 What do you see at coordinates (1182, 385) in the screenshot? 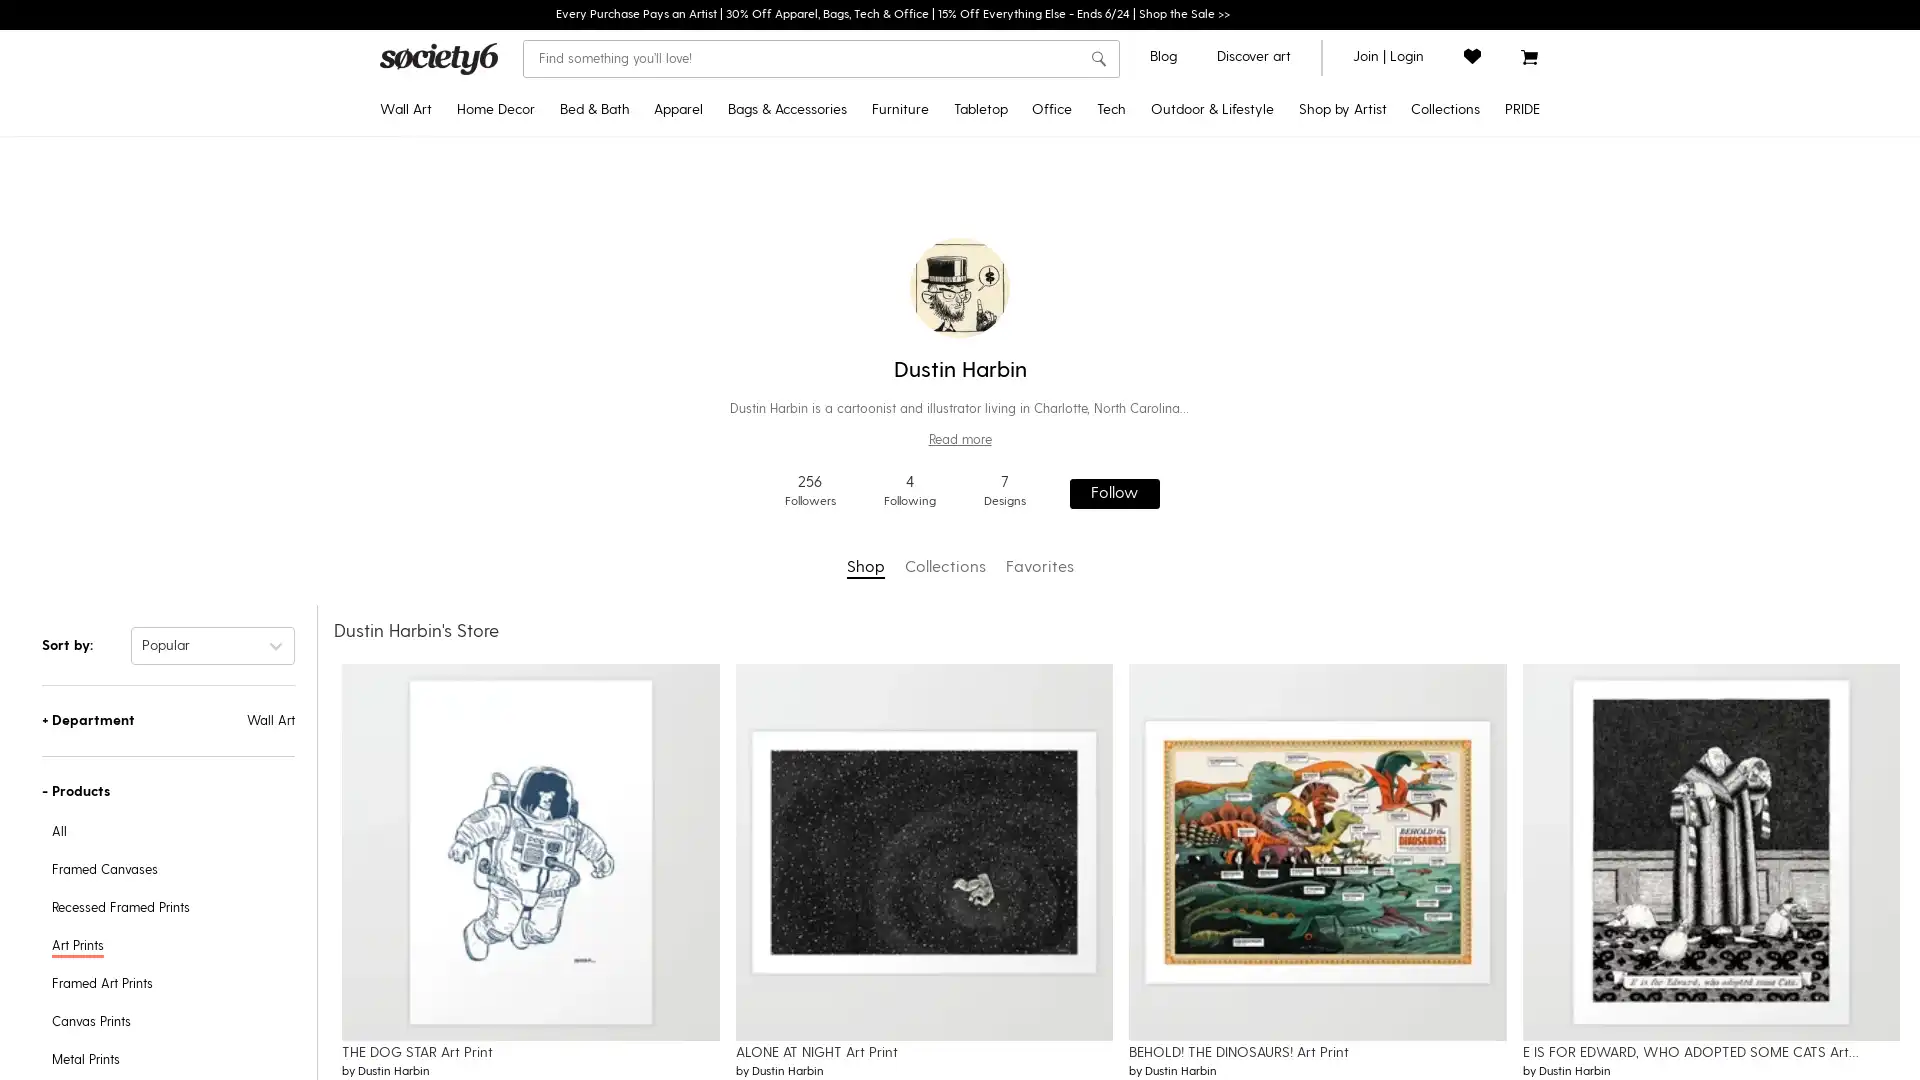
I see `Apple Watch Bands` at bounding box center [1182, 385].